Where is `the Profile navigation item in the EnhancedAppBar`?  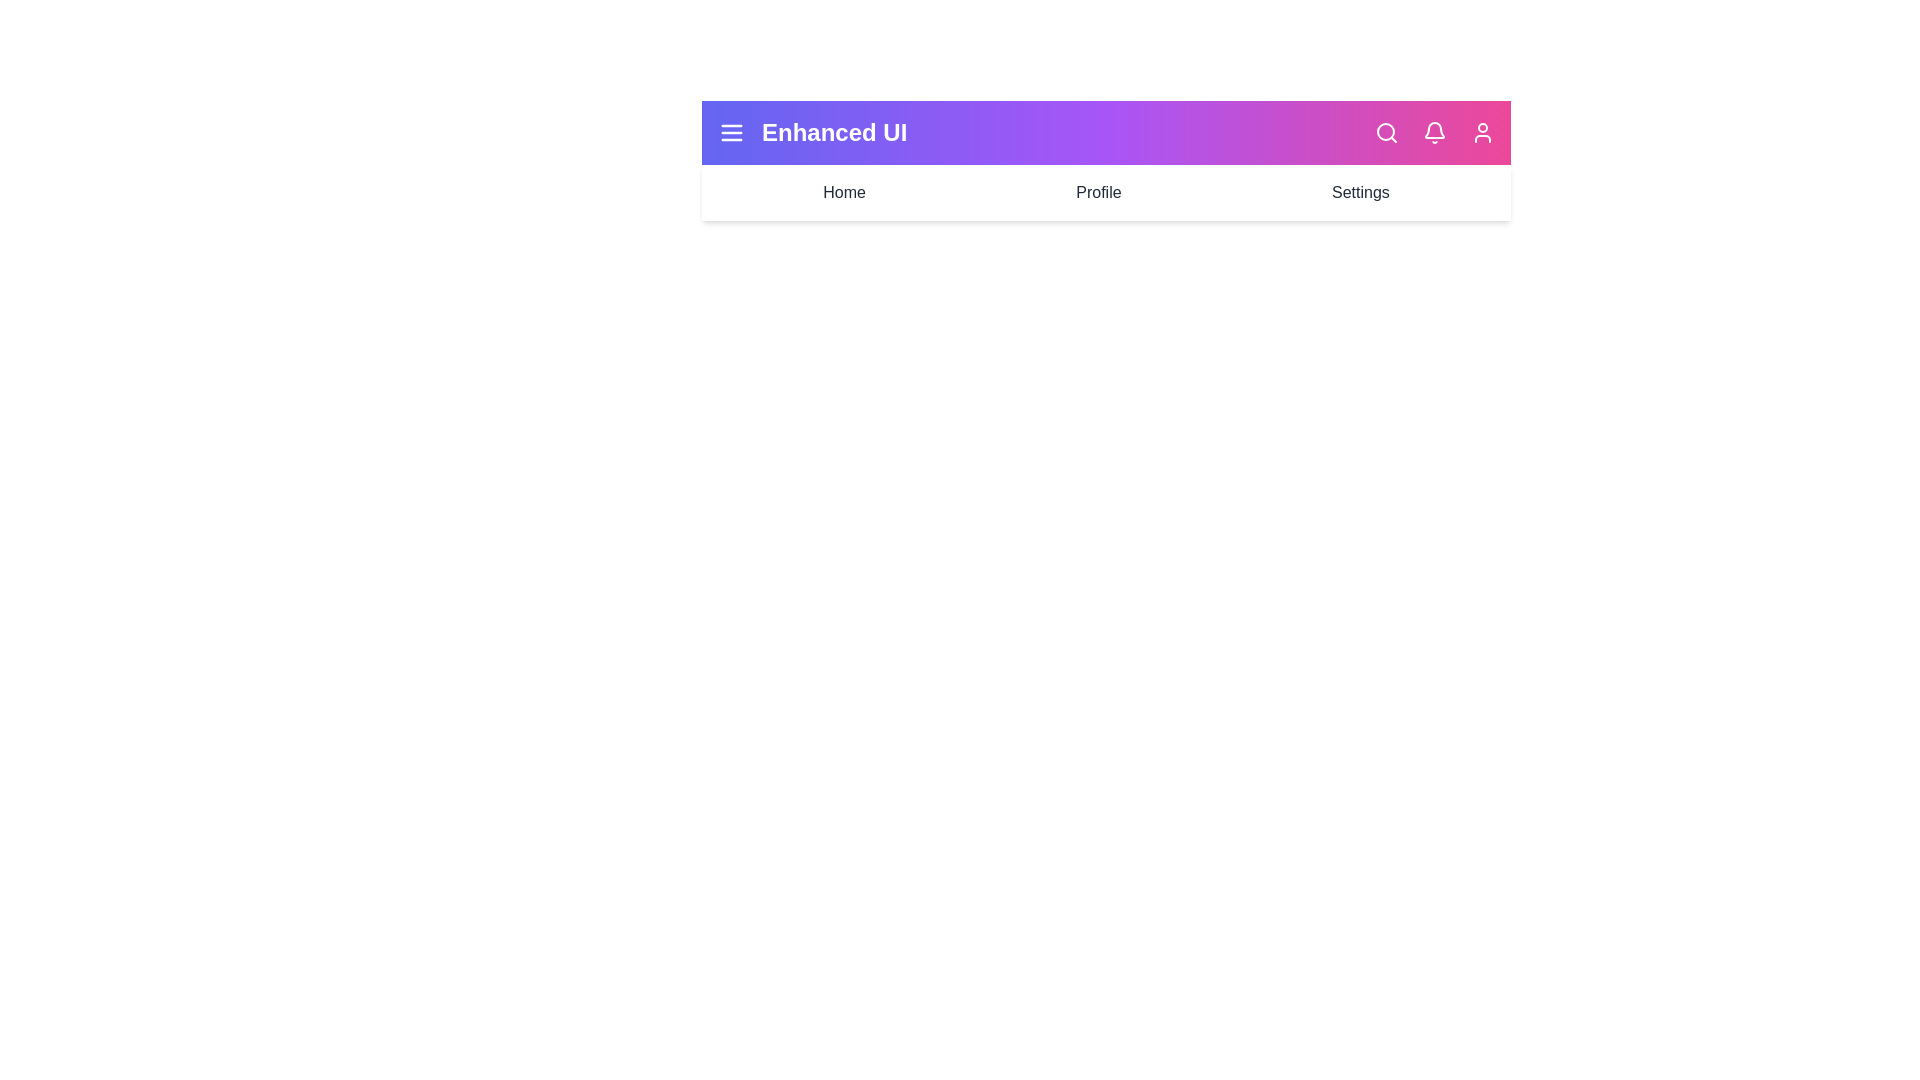
the Profile navigation item in the EnhancedAppBar is located at coordinates (1098, 192).